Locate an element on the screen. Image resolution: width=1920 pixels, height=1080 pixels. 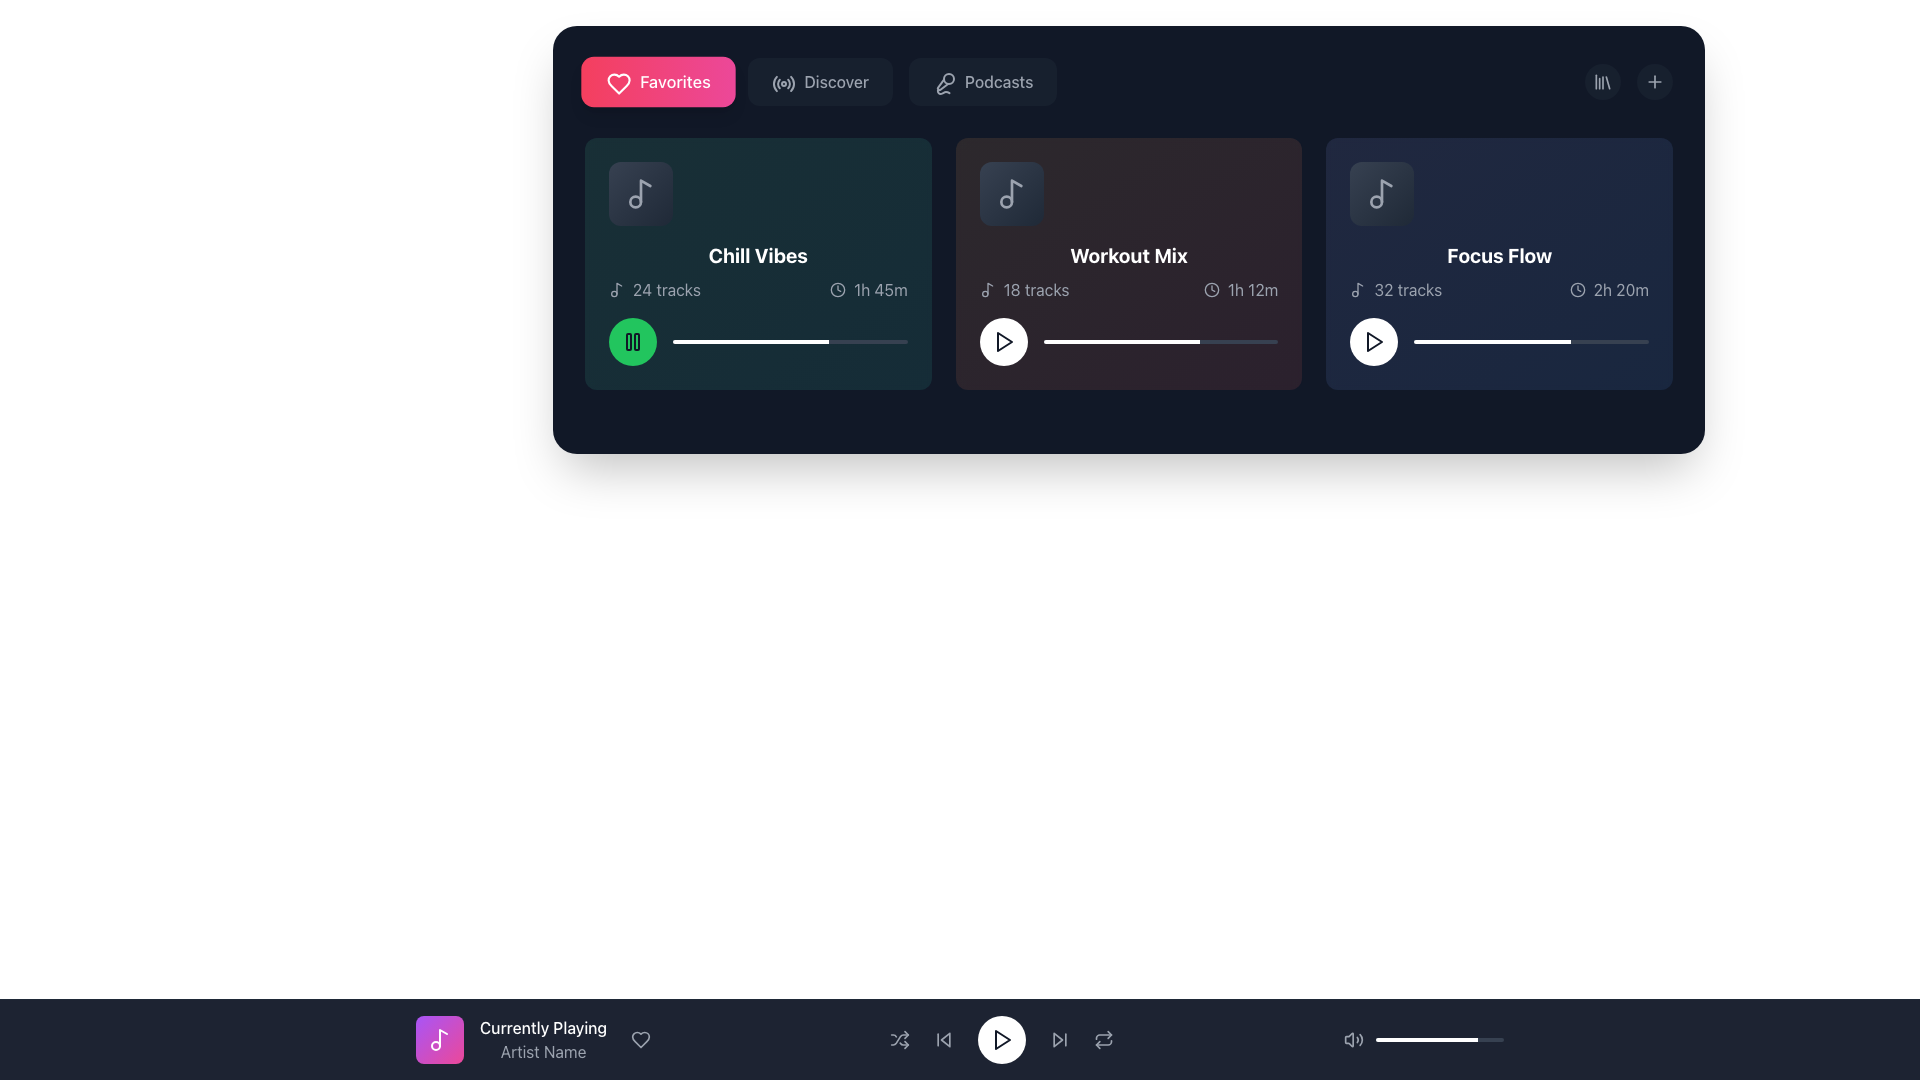
the slider is located at coordinates (708, 341).